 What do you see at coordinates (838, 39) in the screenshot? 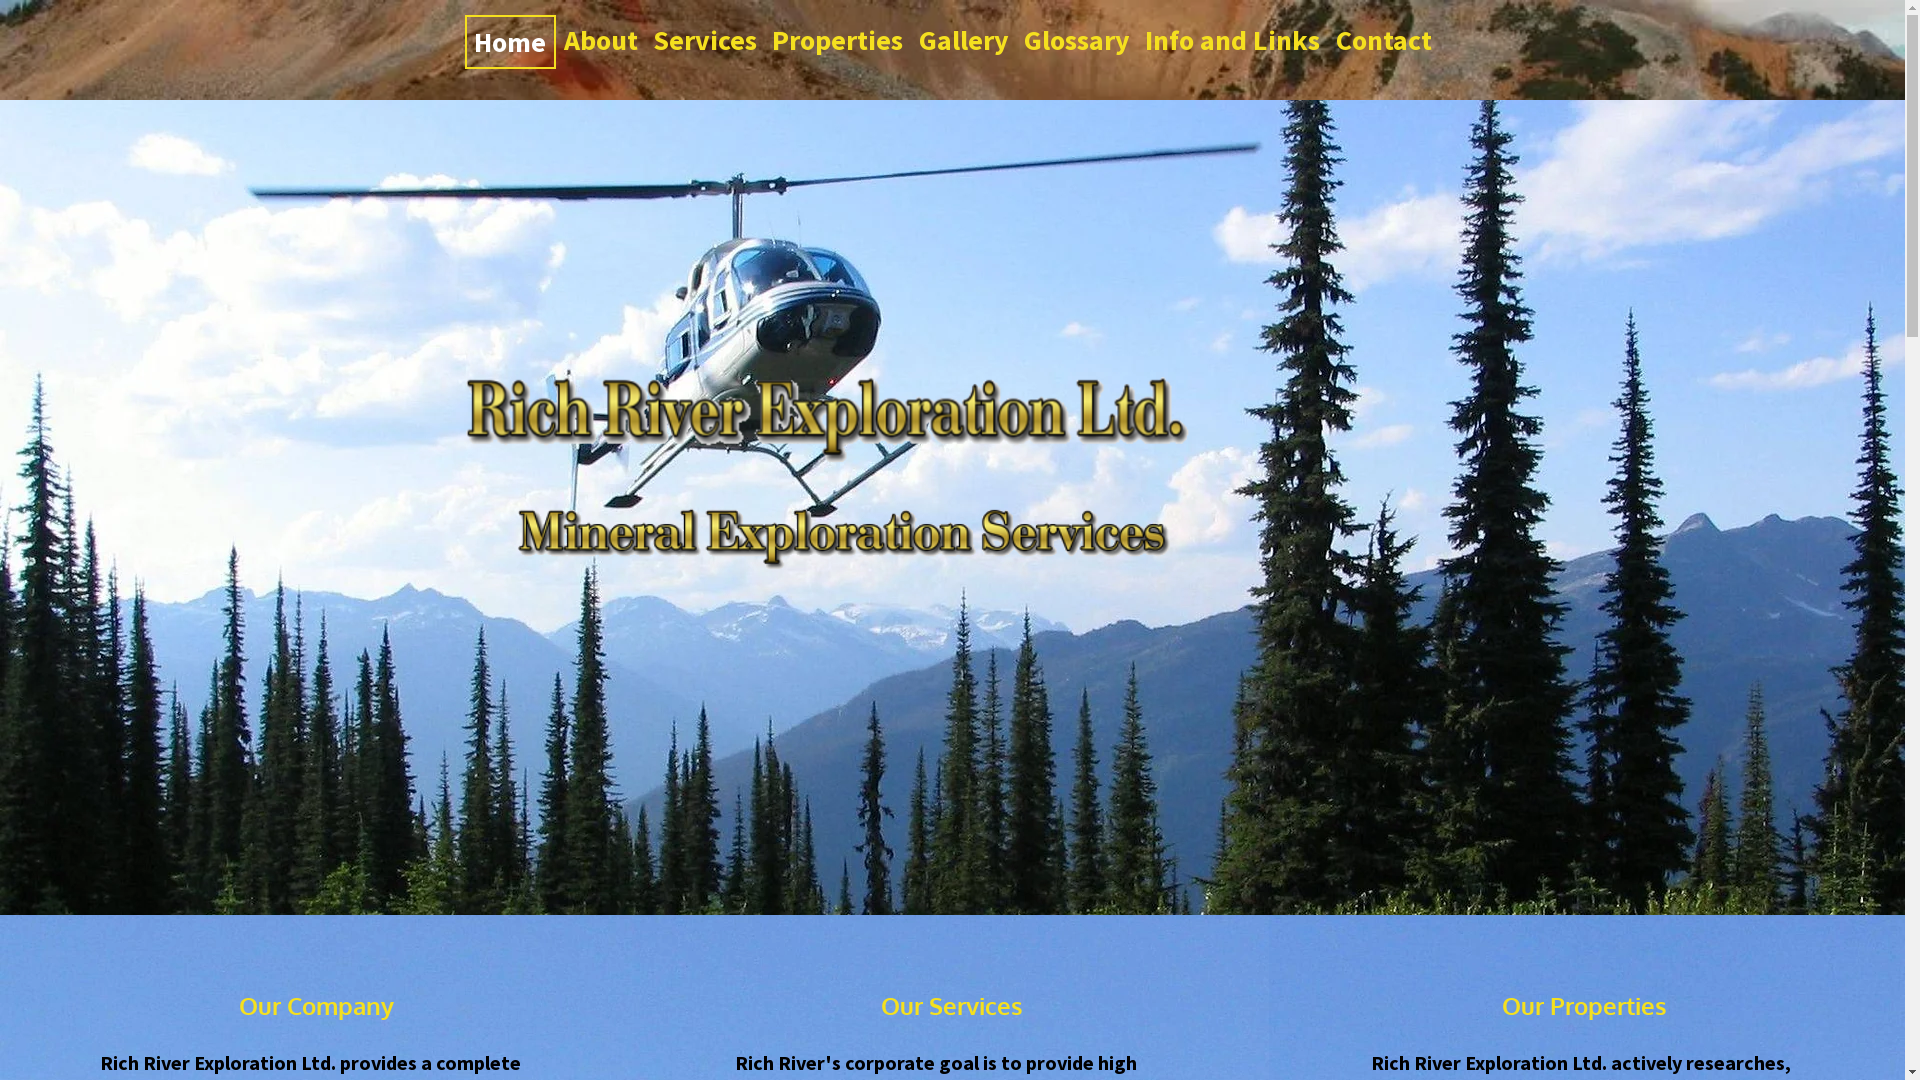
I see `'Properties'` at bounding box center [838, 39].